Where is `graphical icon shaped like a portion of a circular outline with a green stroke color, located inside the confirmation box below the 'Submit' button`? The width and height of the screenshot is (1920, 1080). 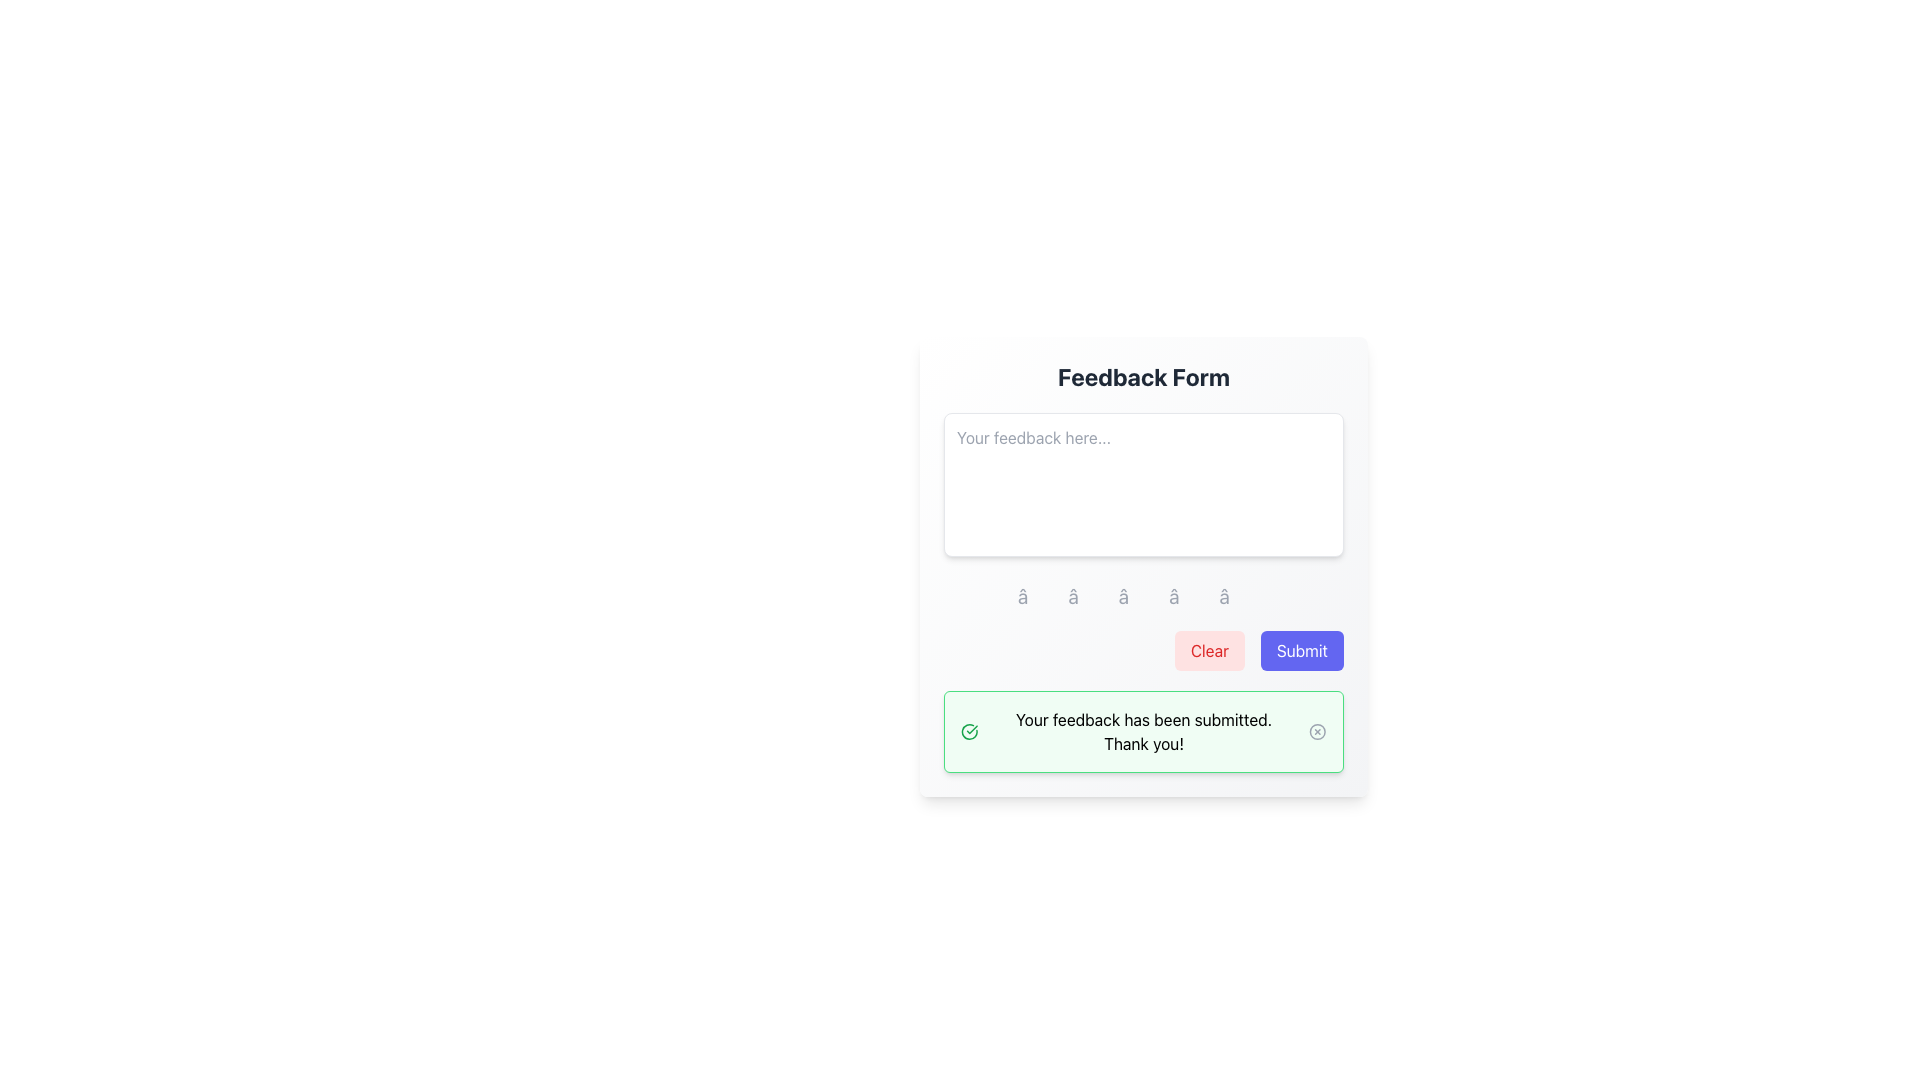 graphical icon shaped like a portion of a circular outline with a green stroke color, located inside the confirmation box below the 'Submit' button is located at coordinates (969, 732).